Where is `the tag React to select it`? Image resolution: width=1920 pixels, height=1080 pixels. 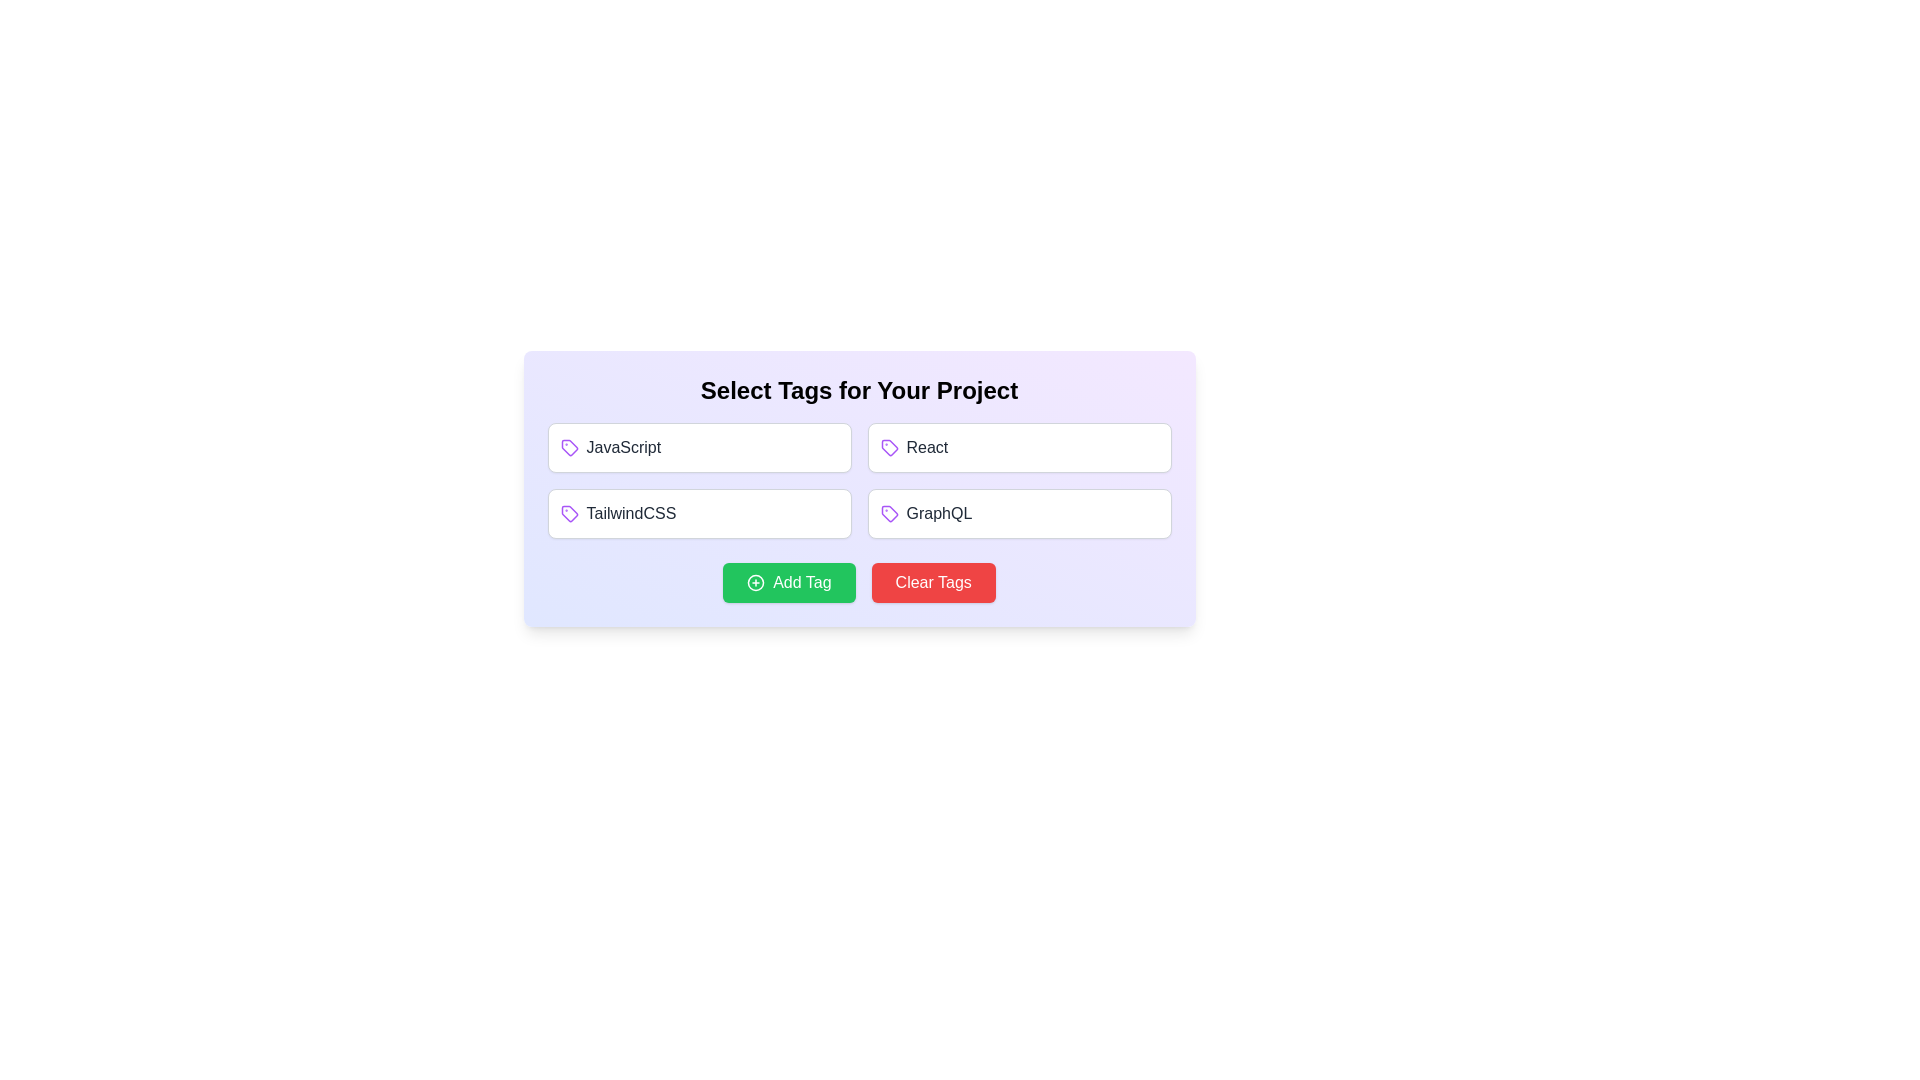 the tag React to select it is located at coordinates (1019, 446).